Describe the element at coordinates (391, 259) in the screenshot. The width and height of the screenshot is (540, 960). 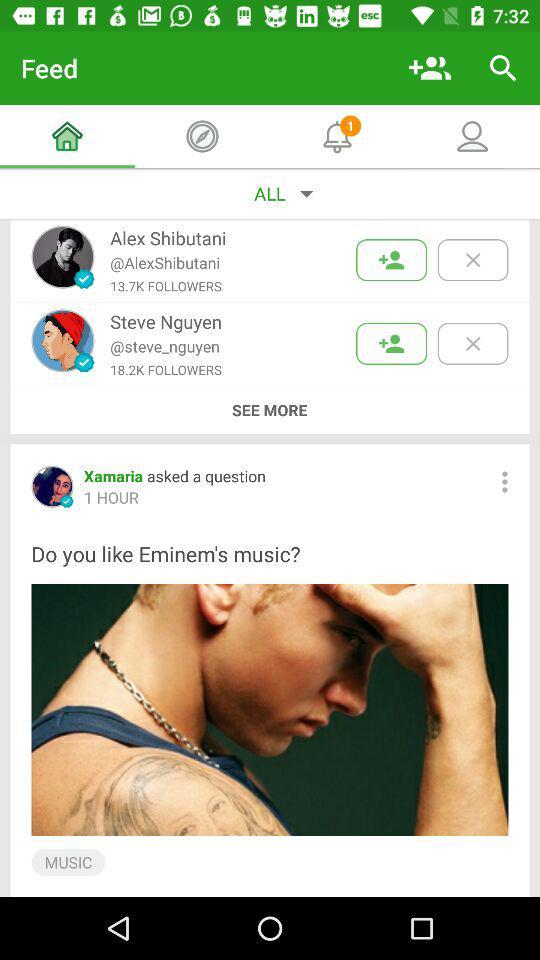
I see `to friends` at that location.